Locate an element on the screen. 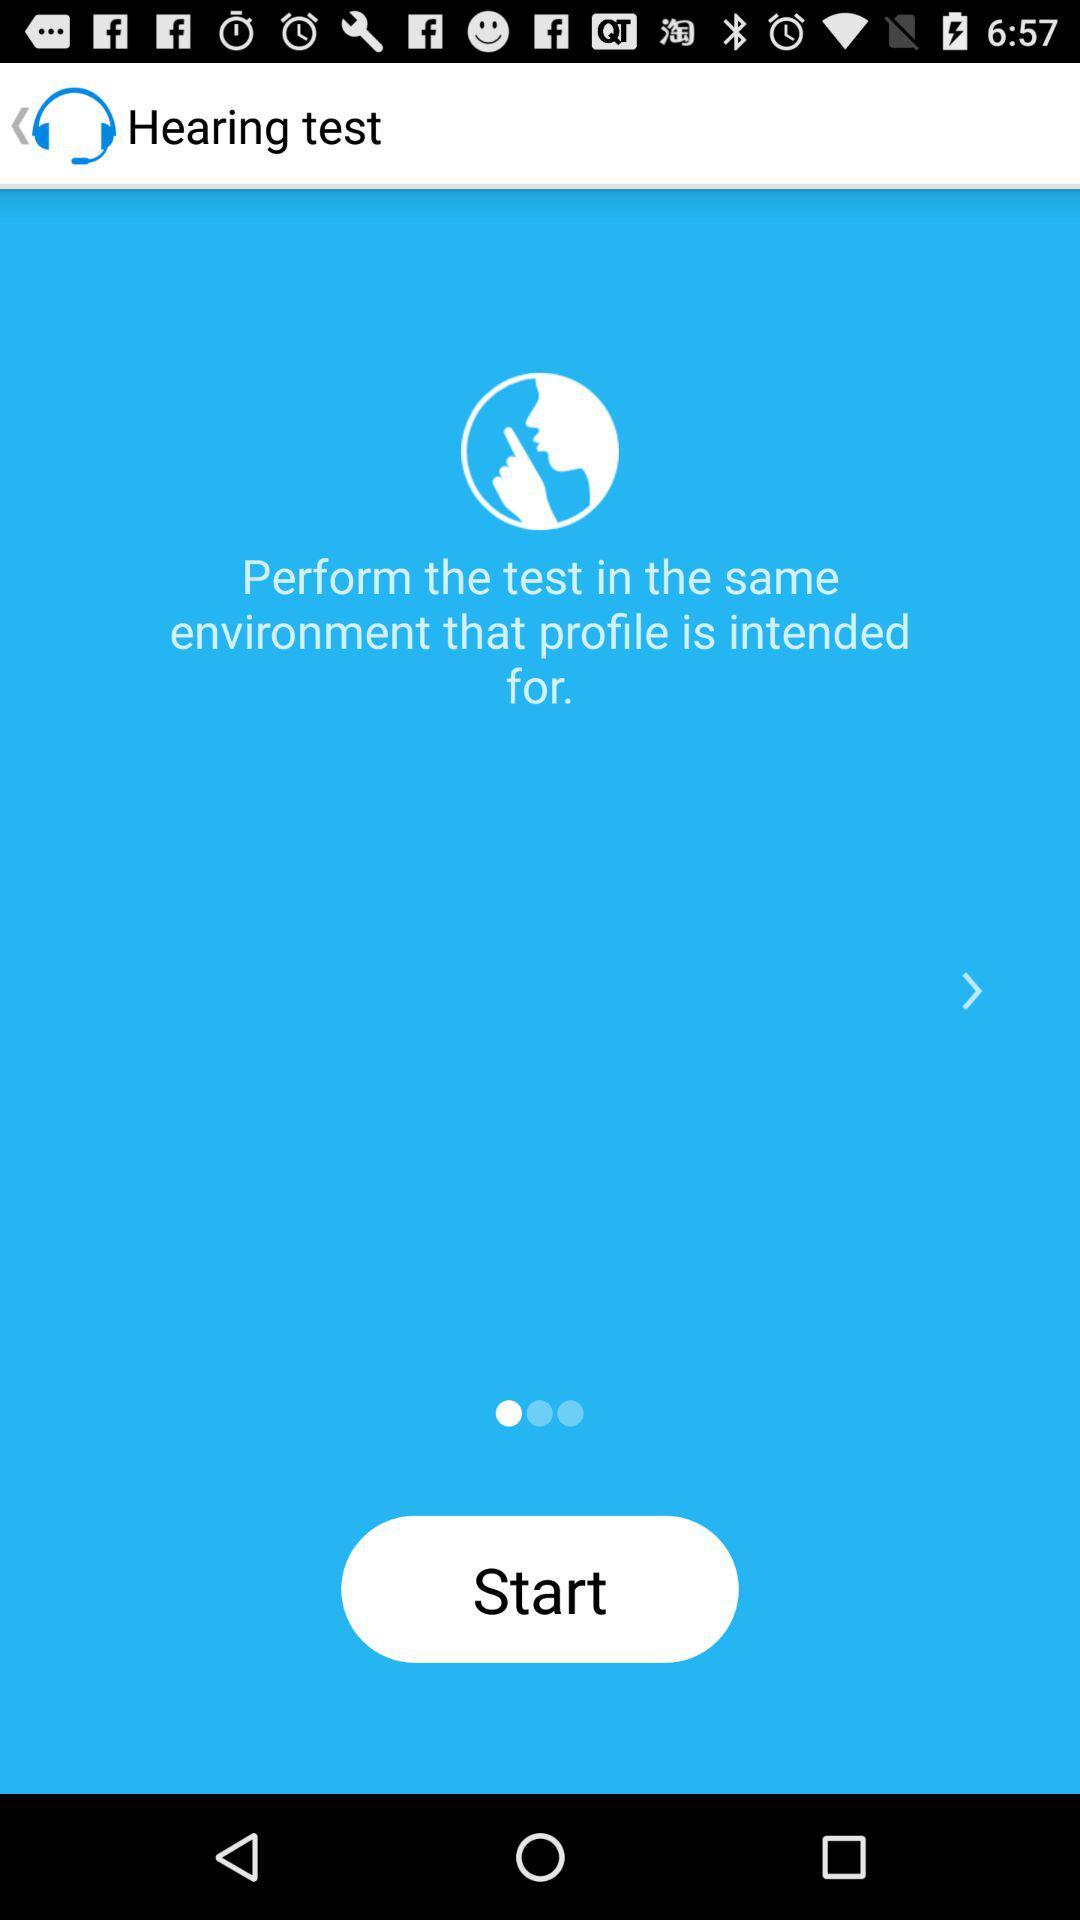 The height and width of the screenshot is (1920, 1080). scroll through screens is located at coordinates (507, 1412).